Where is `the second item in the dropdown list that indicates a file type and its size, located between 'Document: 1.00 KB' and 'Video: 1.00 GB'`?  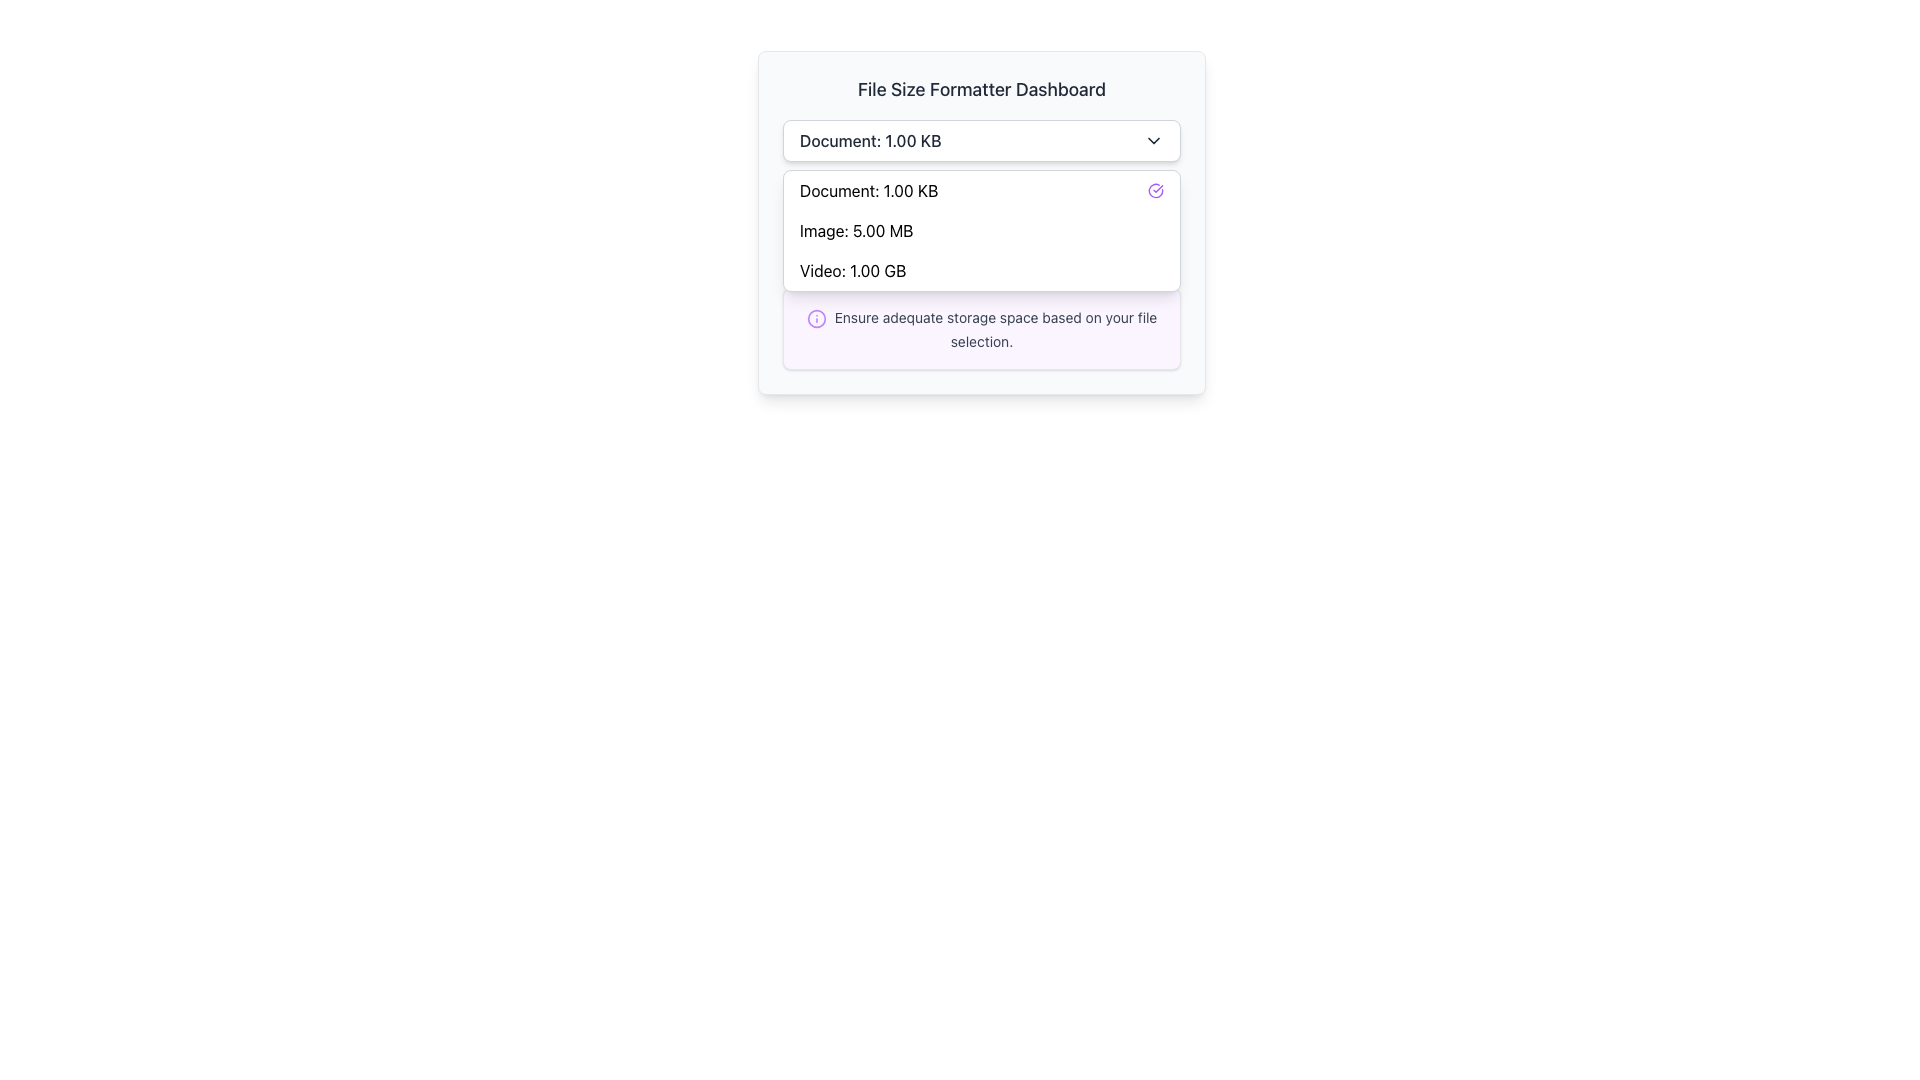 the second item in the dropdown list that indicates a file type and its size, located between 'Document: 1.00 KB' and 'Video: 1.00 GB' is located at coordinates (982, 230).